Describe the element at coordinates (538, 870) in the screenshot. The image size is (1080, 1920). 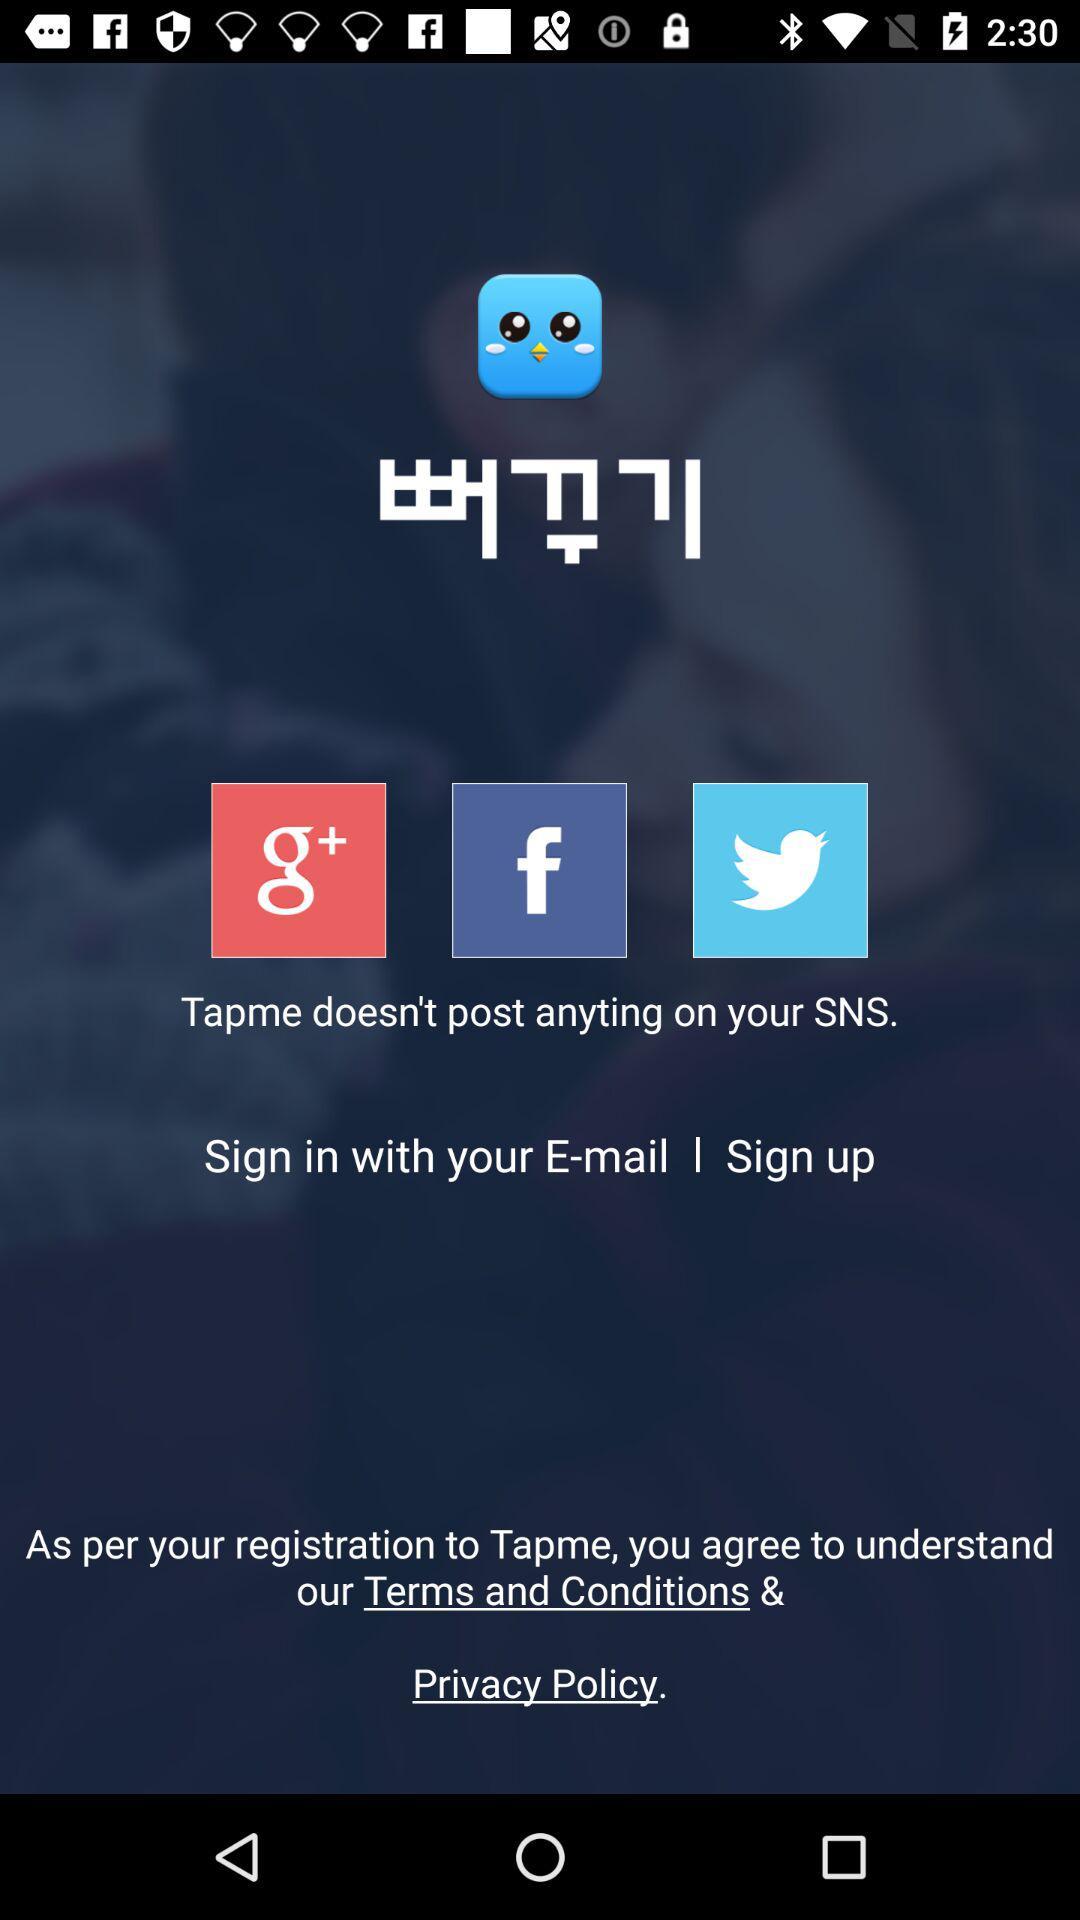
I see `singup with fb` at that location.